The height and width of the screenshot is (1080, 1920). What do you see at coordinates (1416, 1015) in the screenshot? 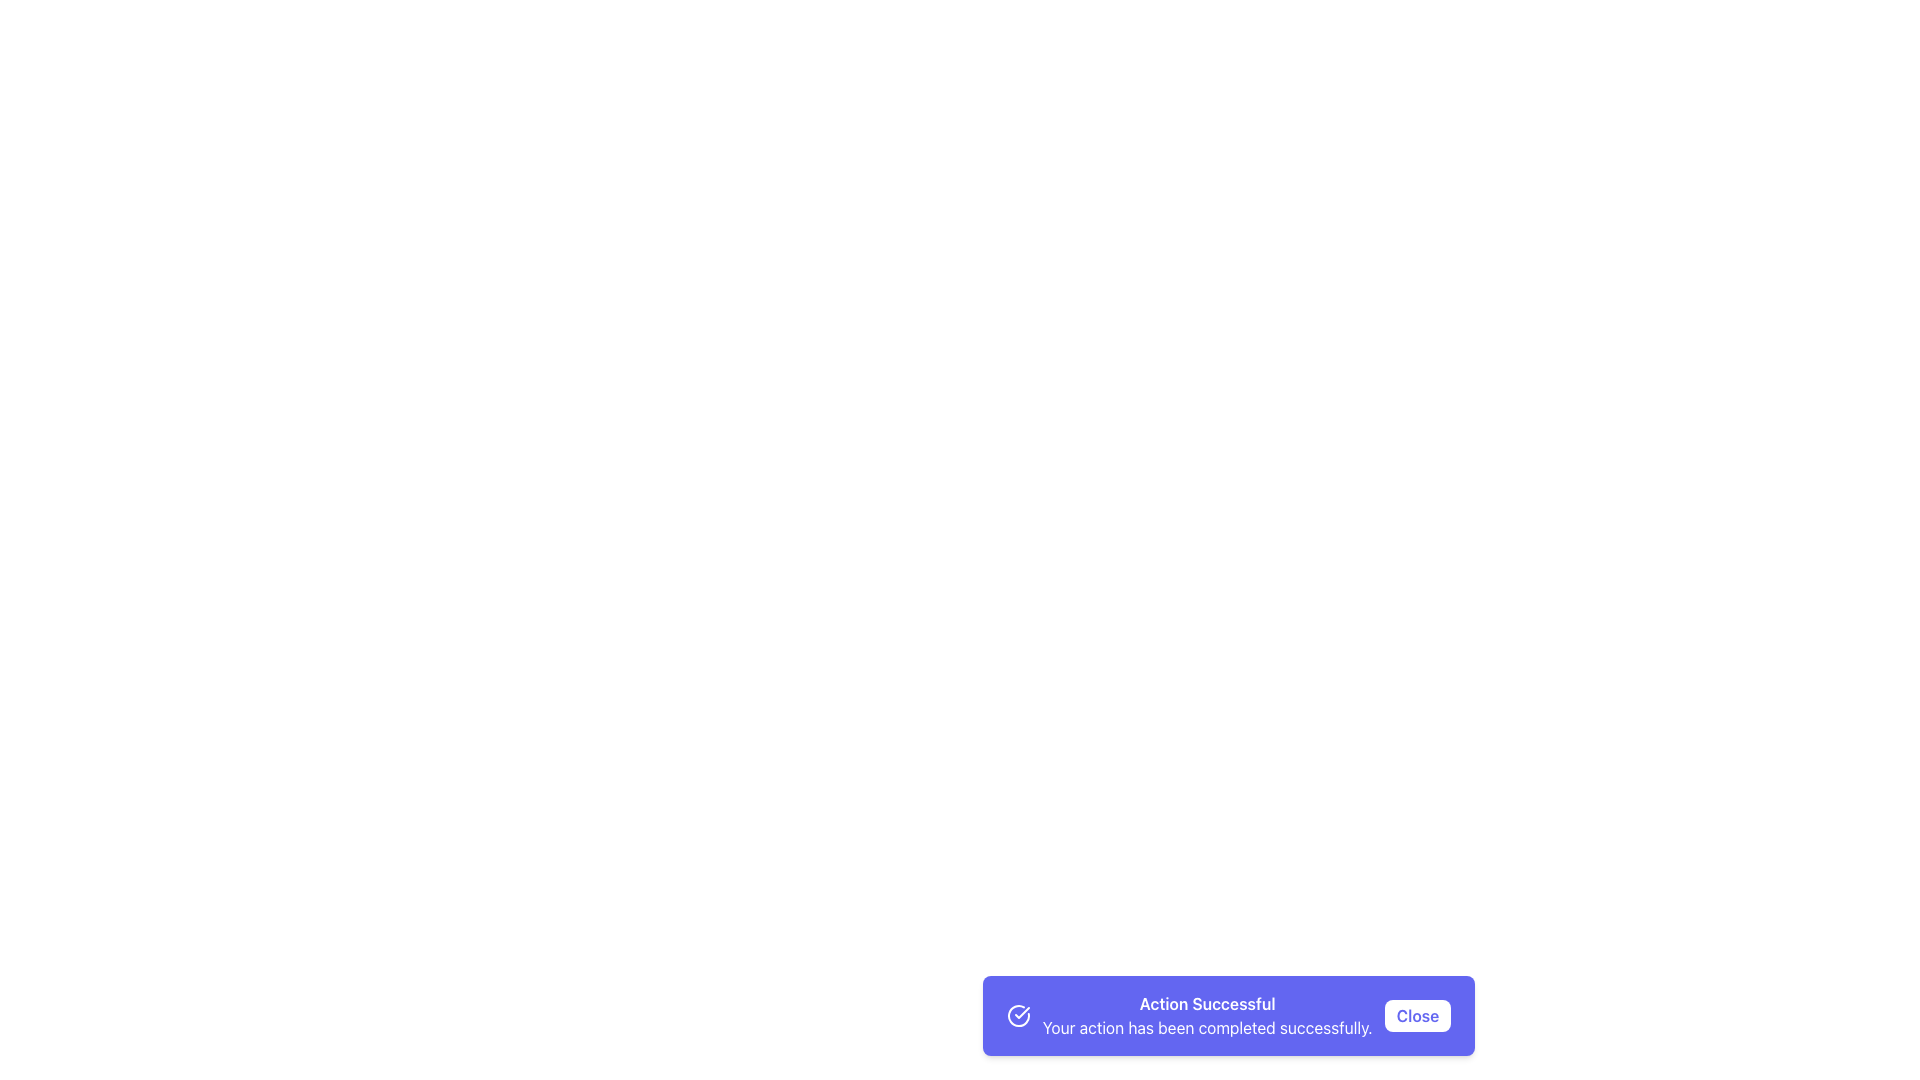
I see `the 'Close' button located at the far-right side of the notification banner` at bounding box center [1416, 1015].